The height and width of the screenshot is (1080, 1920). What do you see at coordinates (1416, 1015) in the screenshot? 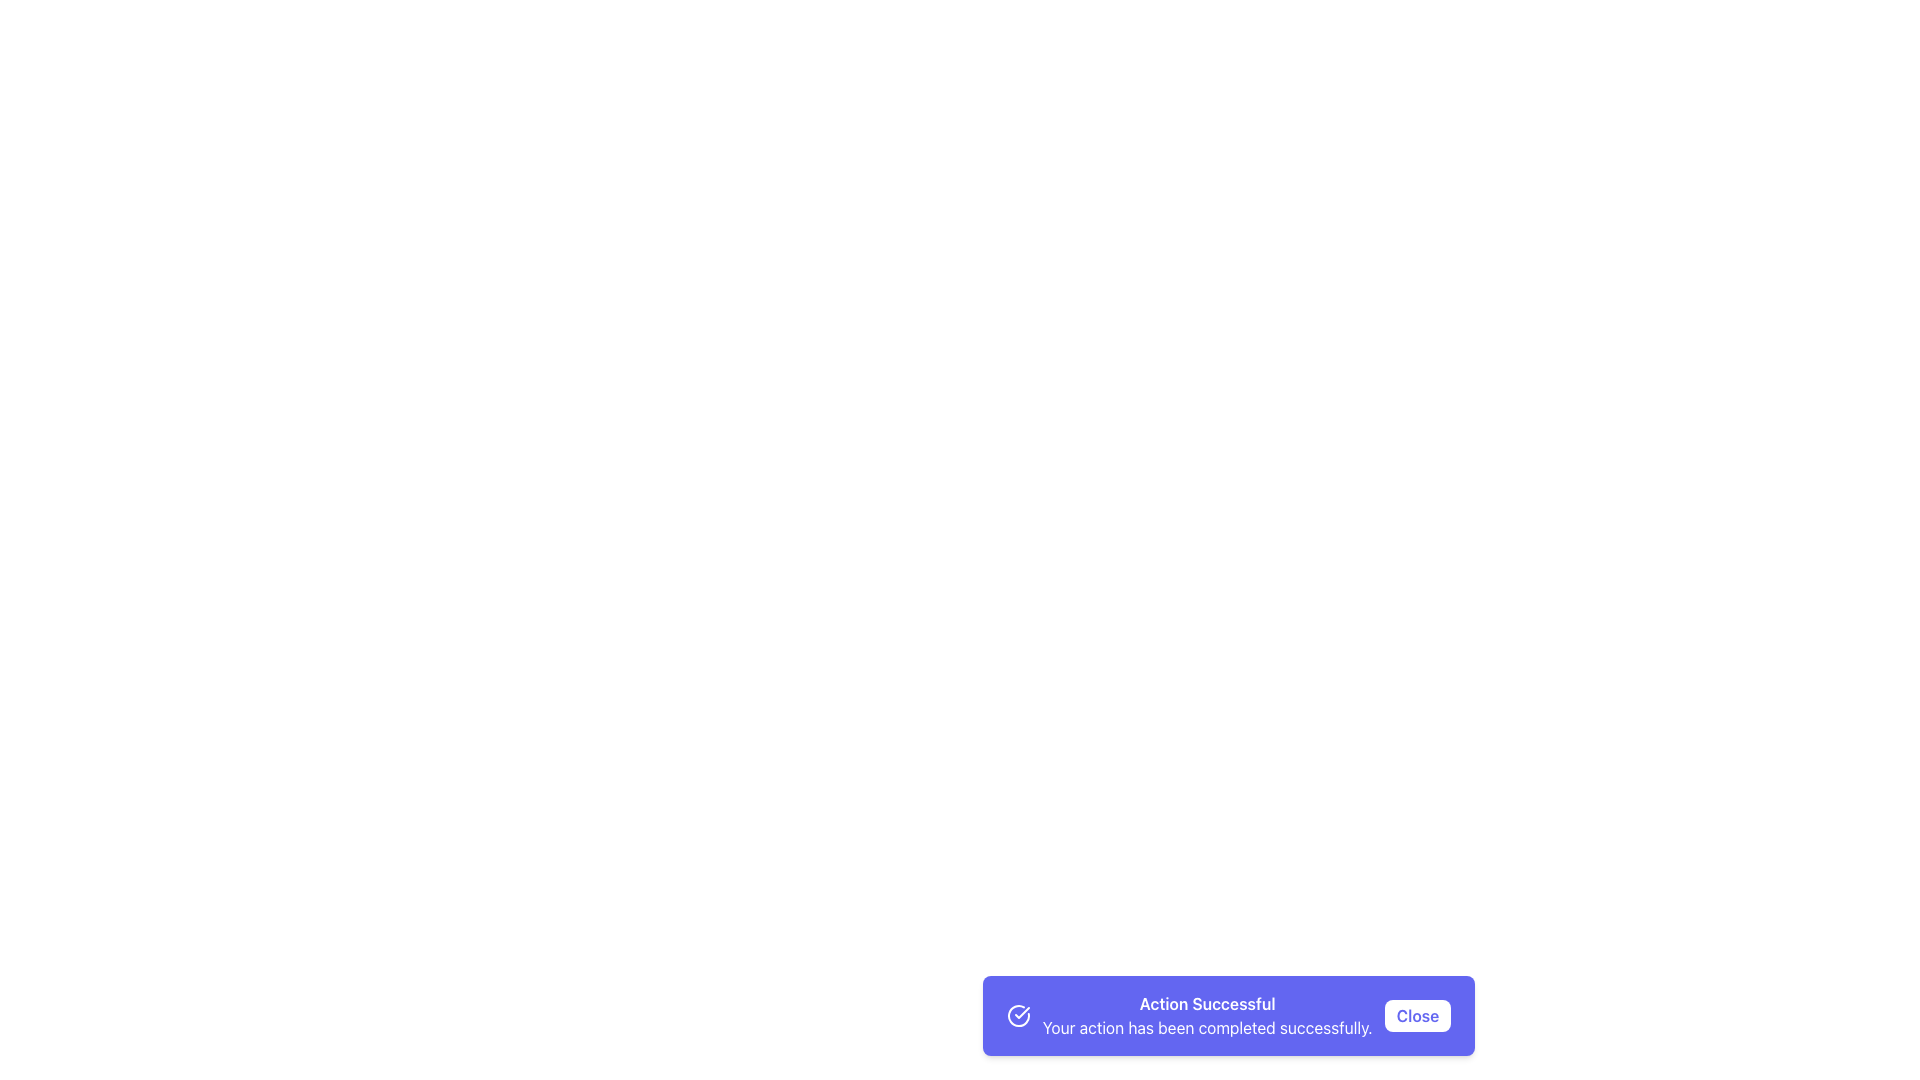
I see `the 'Close' button located at the far-right side of the notification banner` at bounding box center [1416, 1015].